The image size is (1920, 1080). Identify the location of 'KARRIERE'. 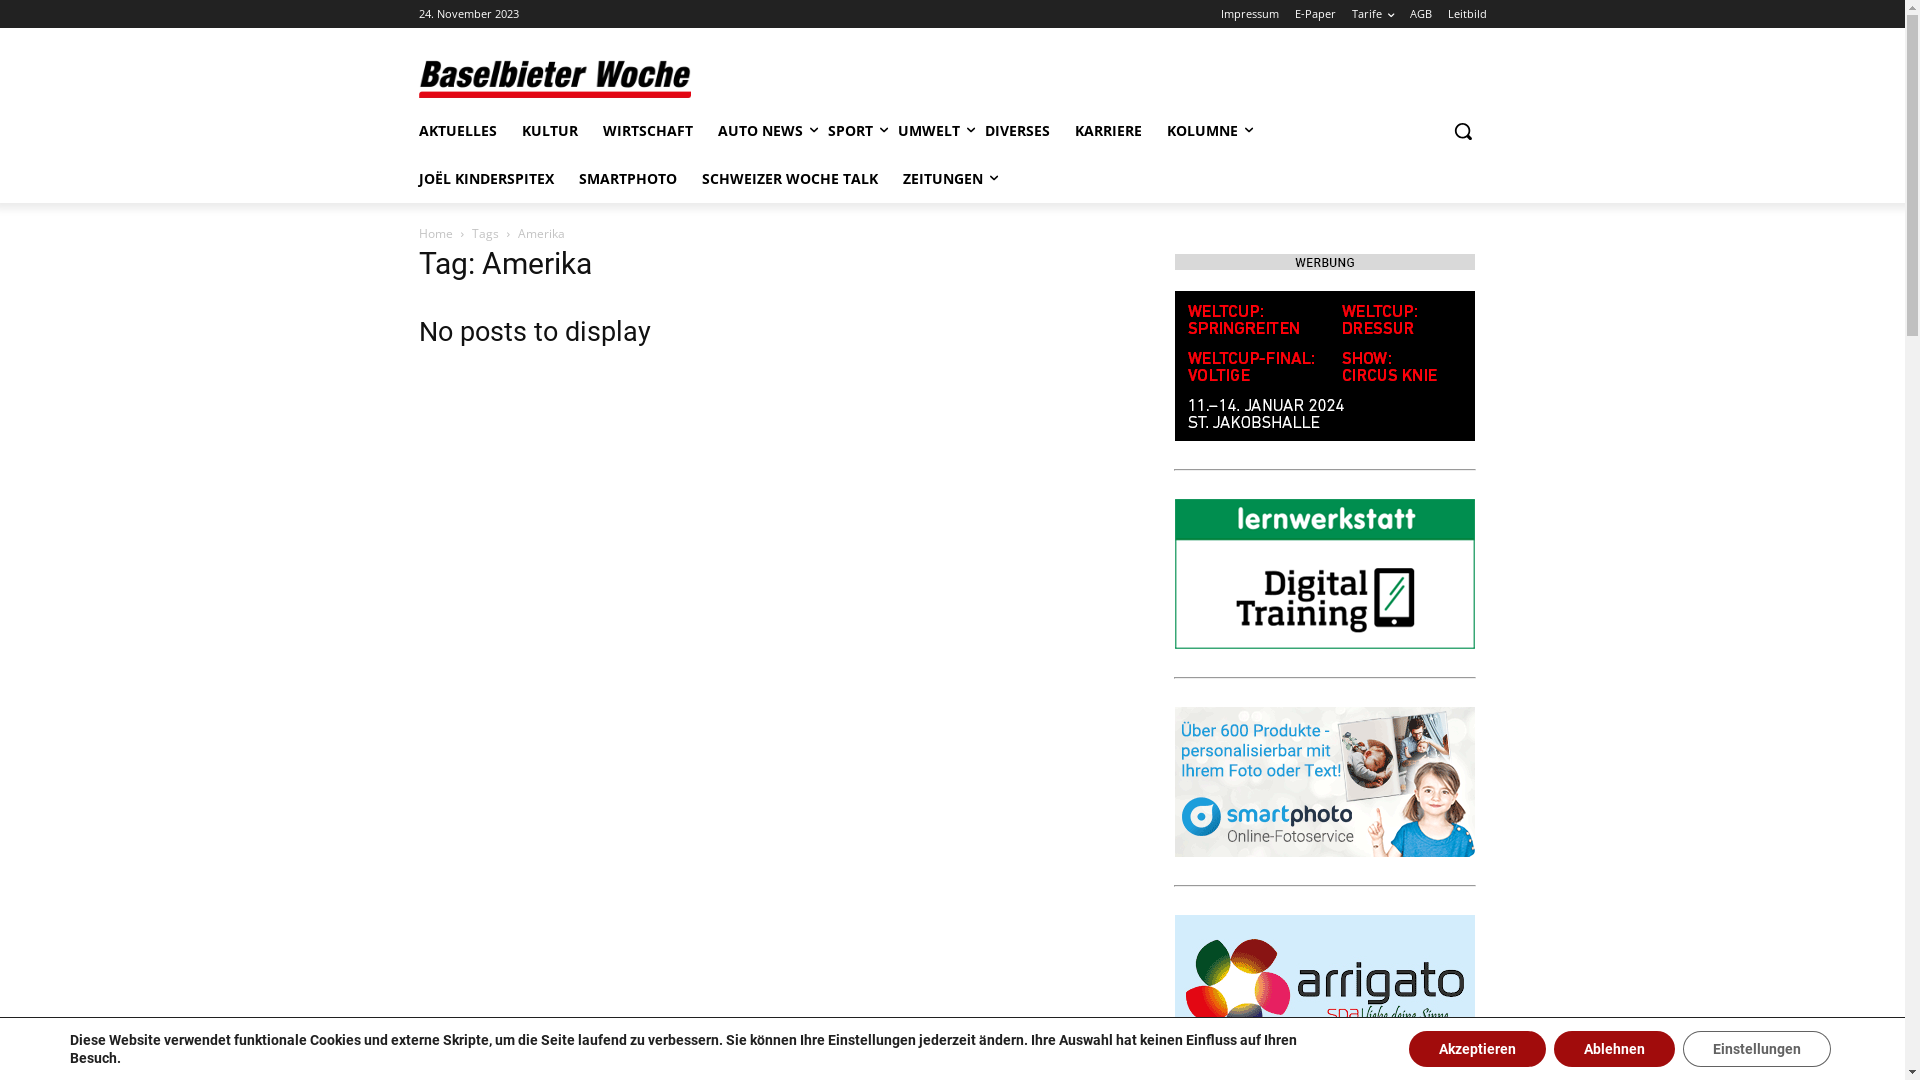
(1073, 131).